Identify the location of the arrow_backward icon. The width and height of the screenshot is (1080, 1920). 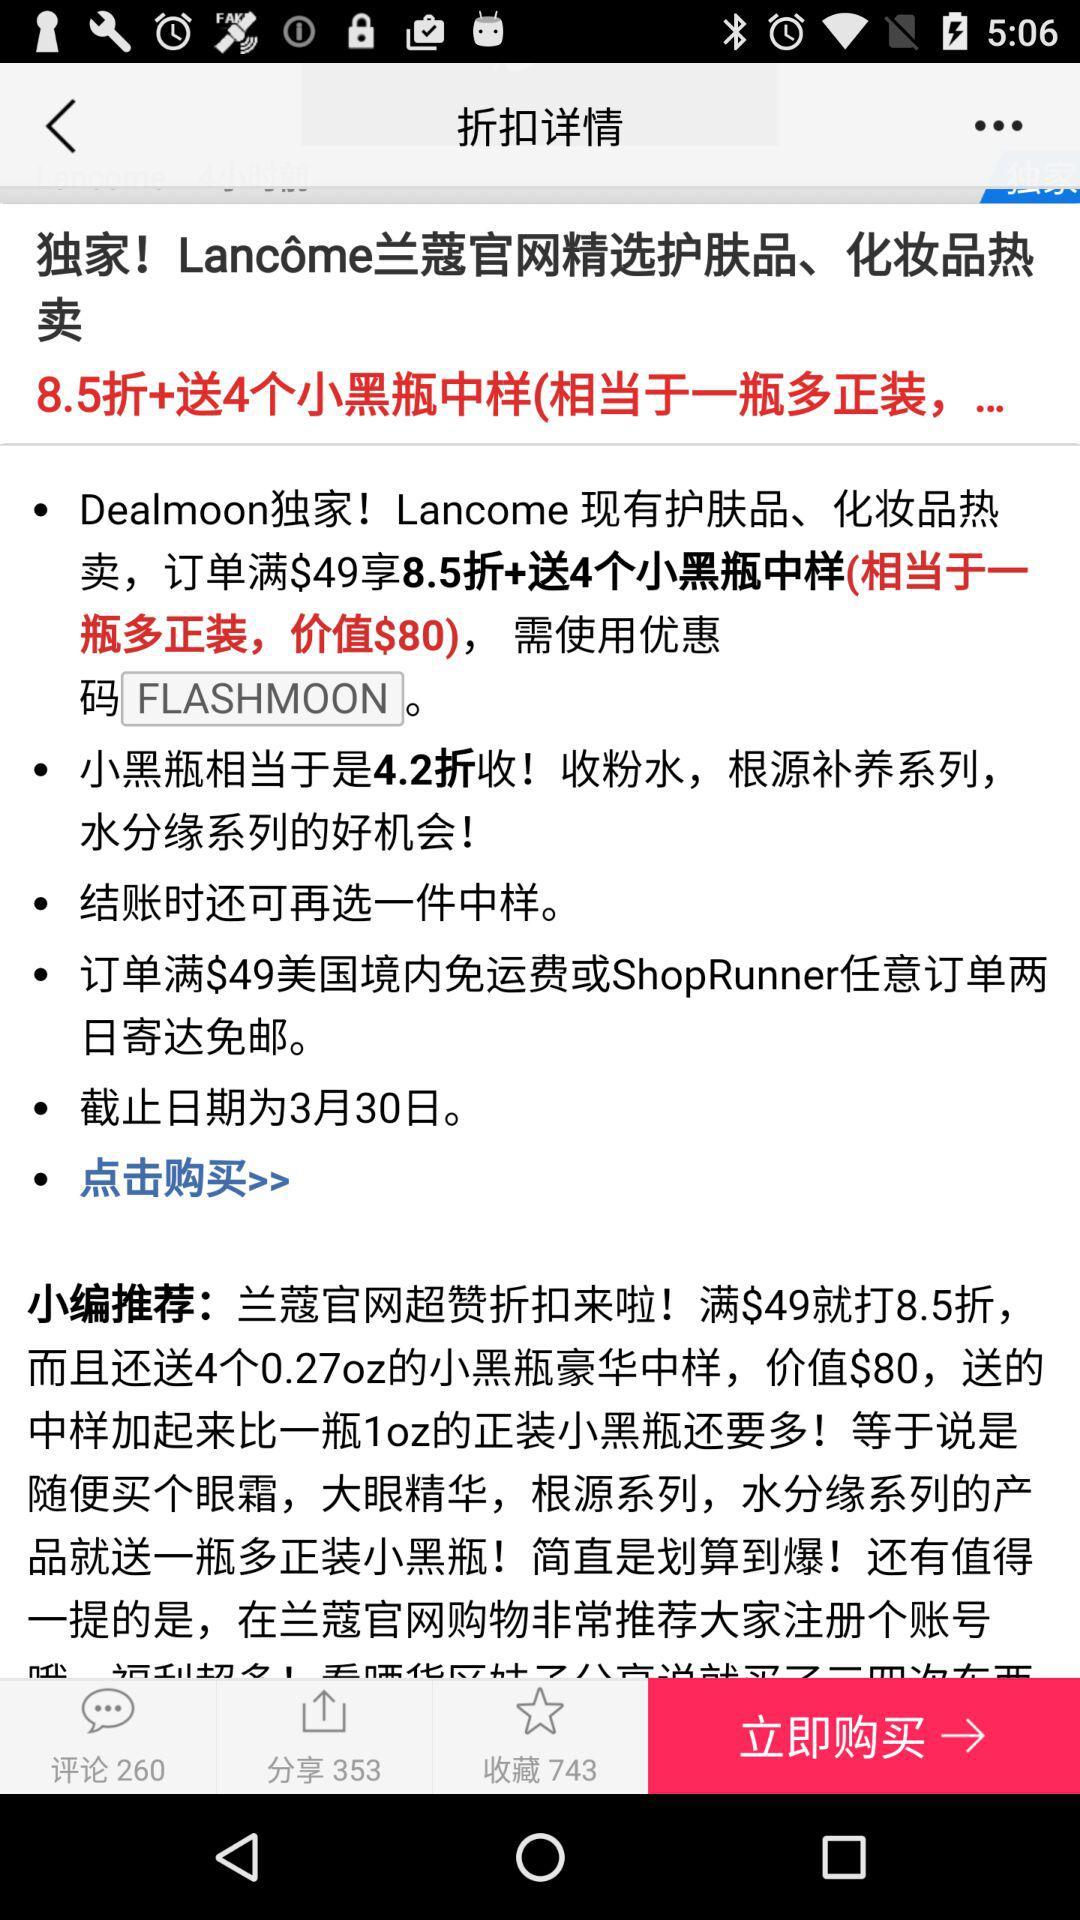
(59, 133).